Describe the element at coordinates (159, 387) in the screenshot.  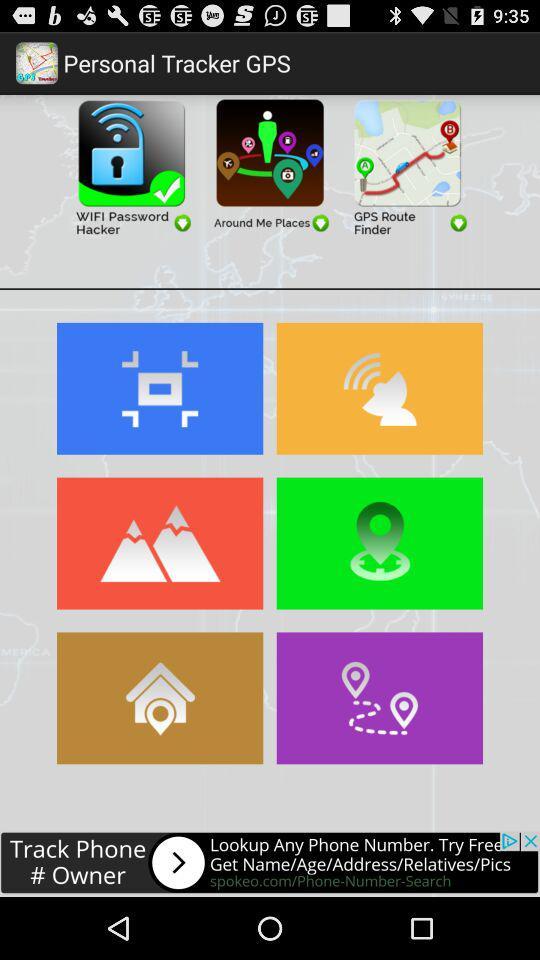
I see `the zoom button` at that location.